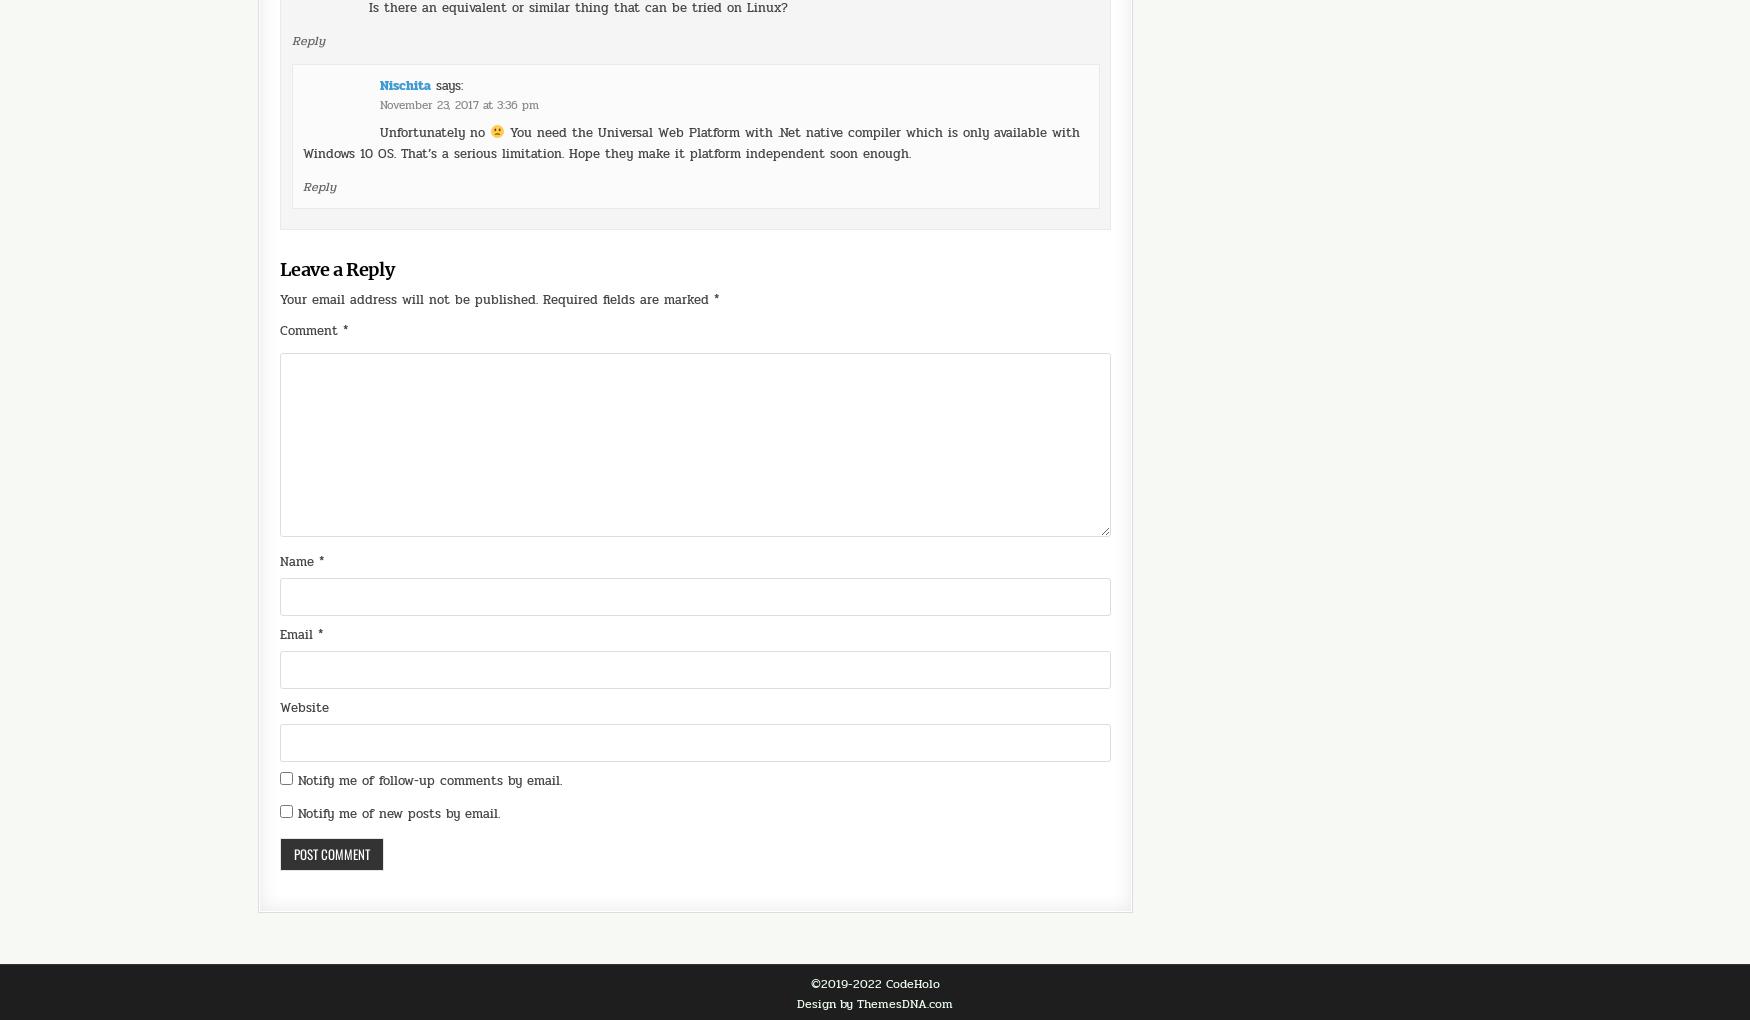 Image resolution: width=1750 pixels, height=1020 pixels. What do you see at coordinates (303, 651) in the screenshot?
I see `'Website'` at bounding box center [303, 651].